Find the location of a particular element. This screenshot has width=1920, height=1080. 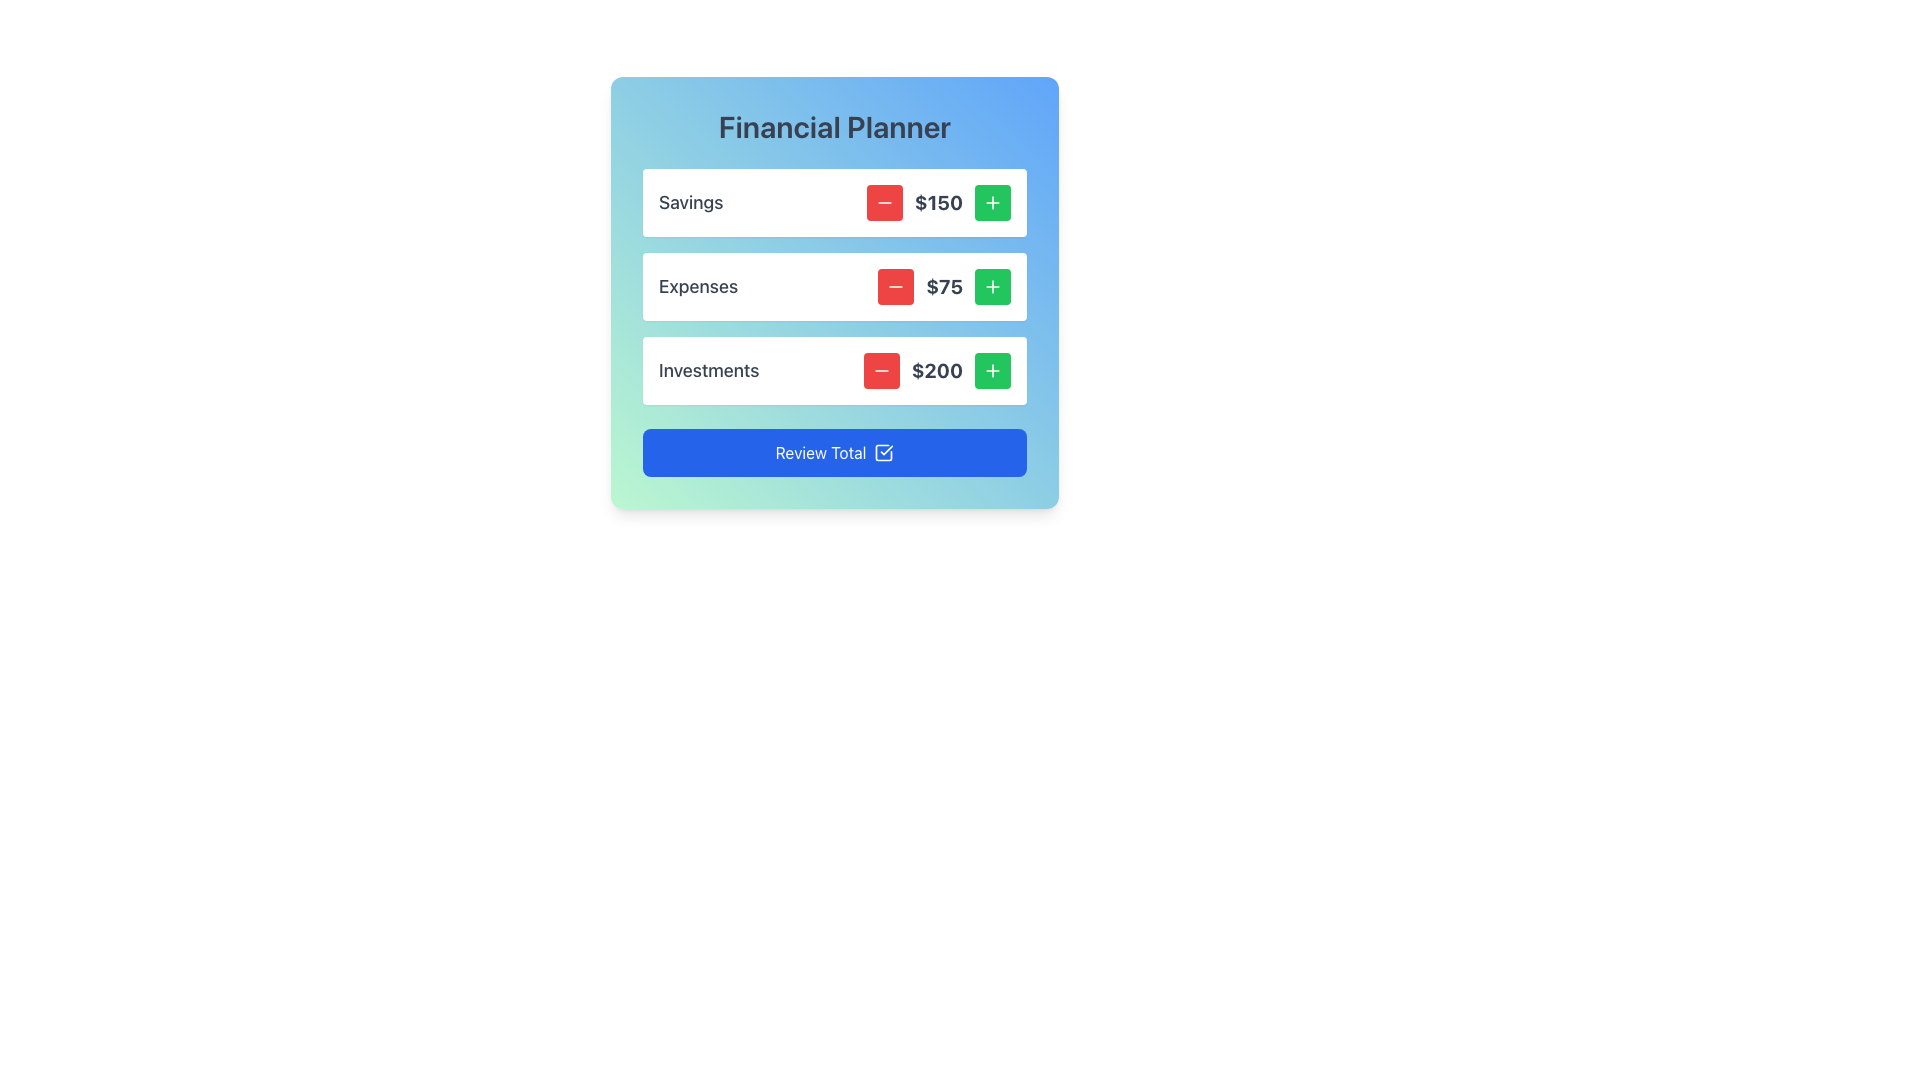

the small rectangular red button with a white minus icon to decrement the value next to the text '$150' in the financial summary card is located at coordinates (883, 203).